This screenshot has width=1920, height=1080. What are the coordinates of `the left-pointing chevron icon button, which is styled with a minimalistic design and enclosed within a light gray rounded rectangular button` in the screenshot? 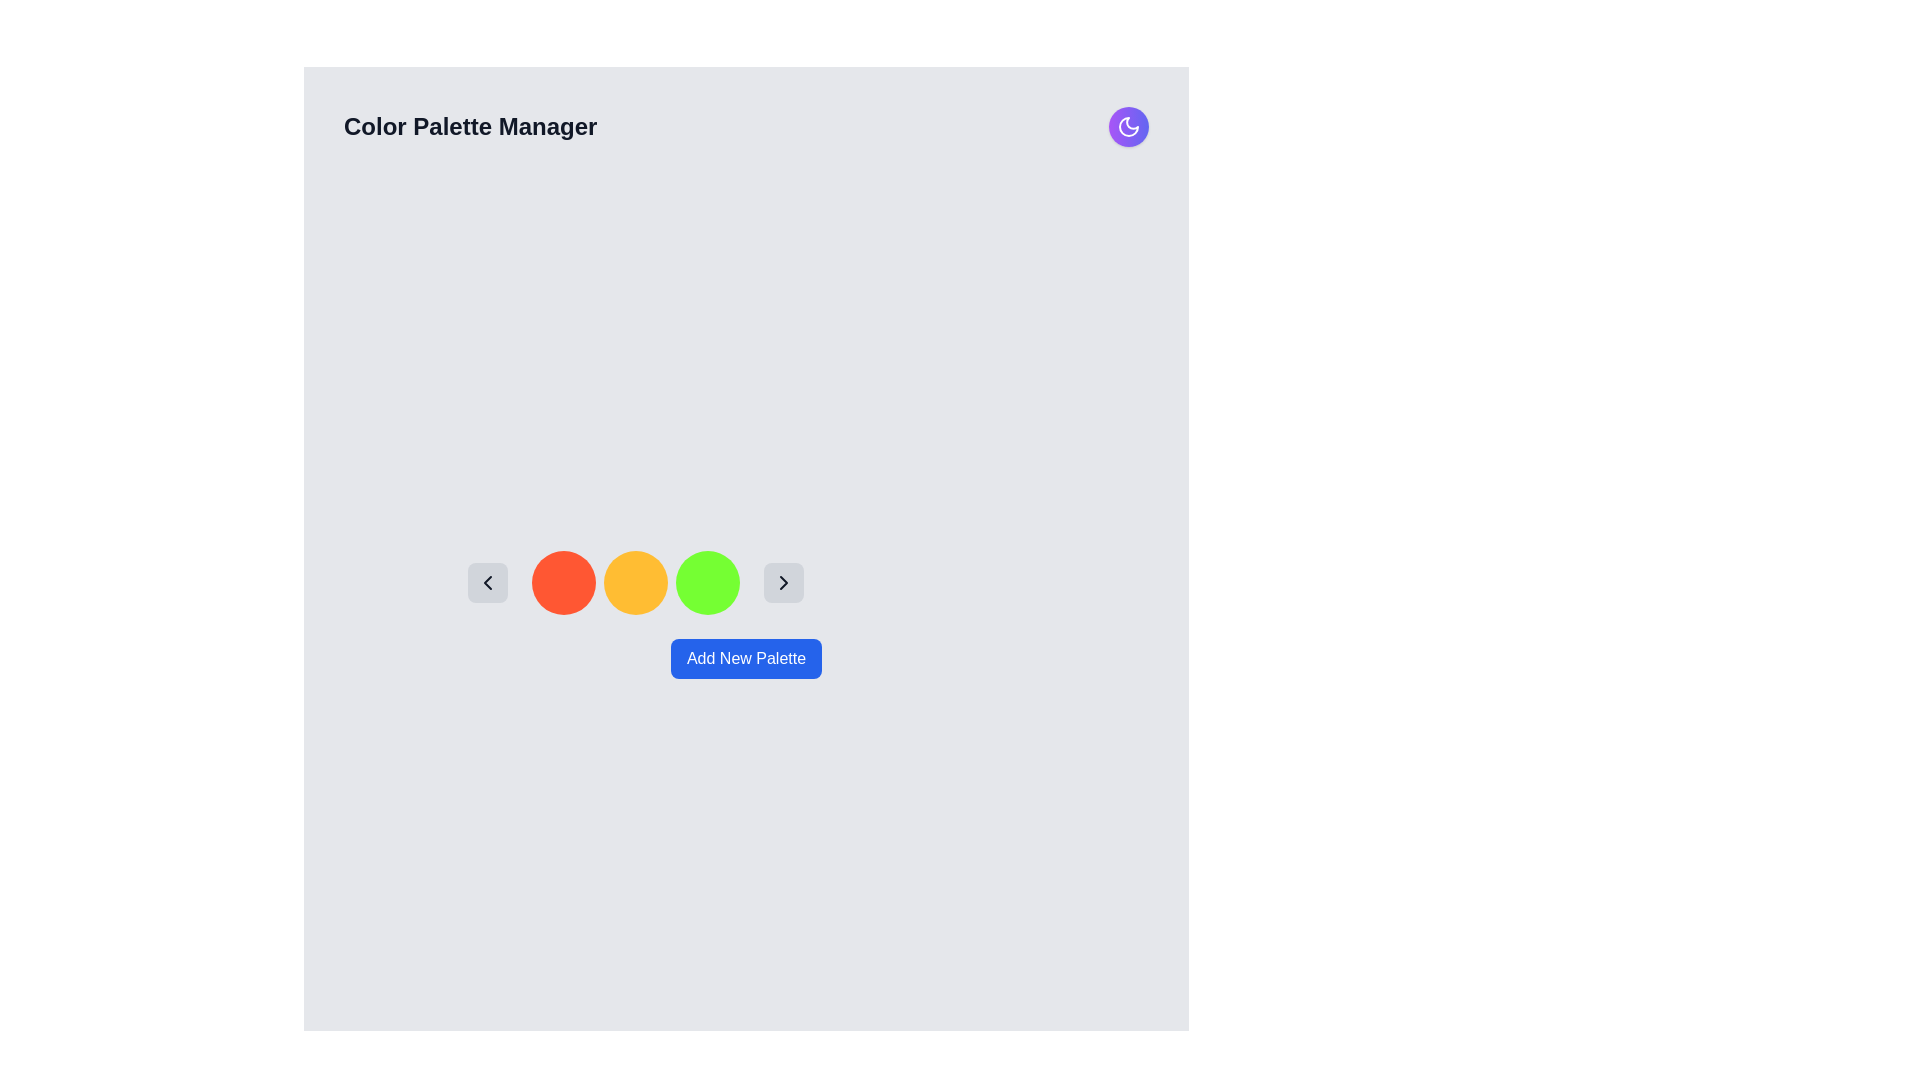 It's located at (487, 582).